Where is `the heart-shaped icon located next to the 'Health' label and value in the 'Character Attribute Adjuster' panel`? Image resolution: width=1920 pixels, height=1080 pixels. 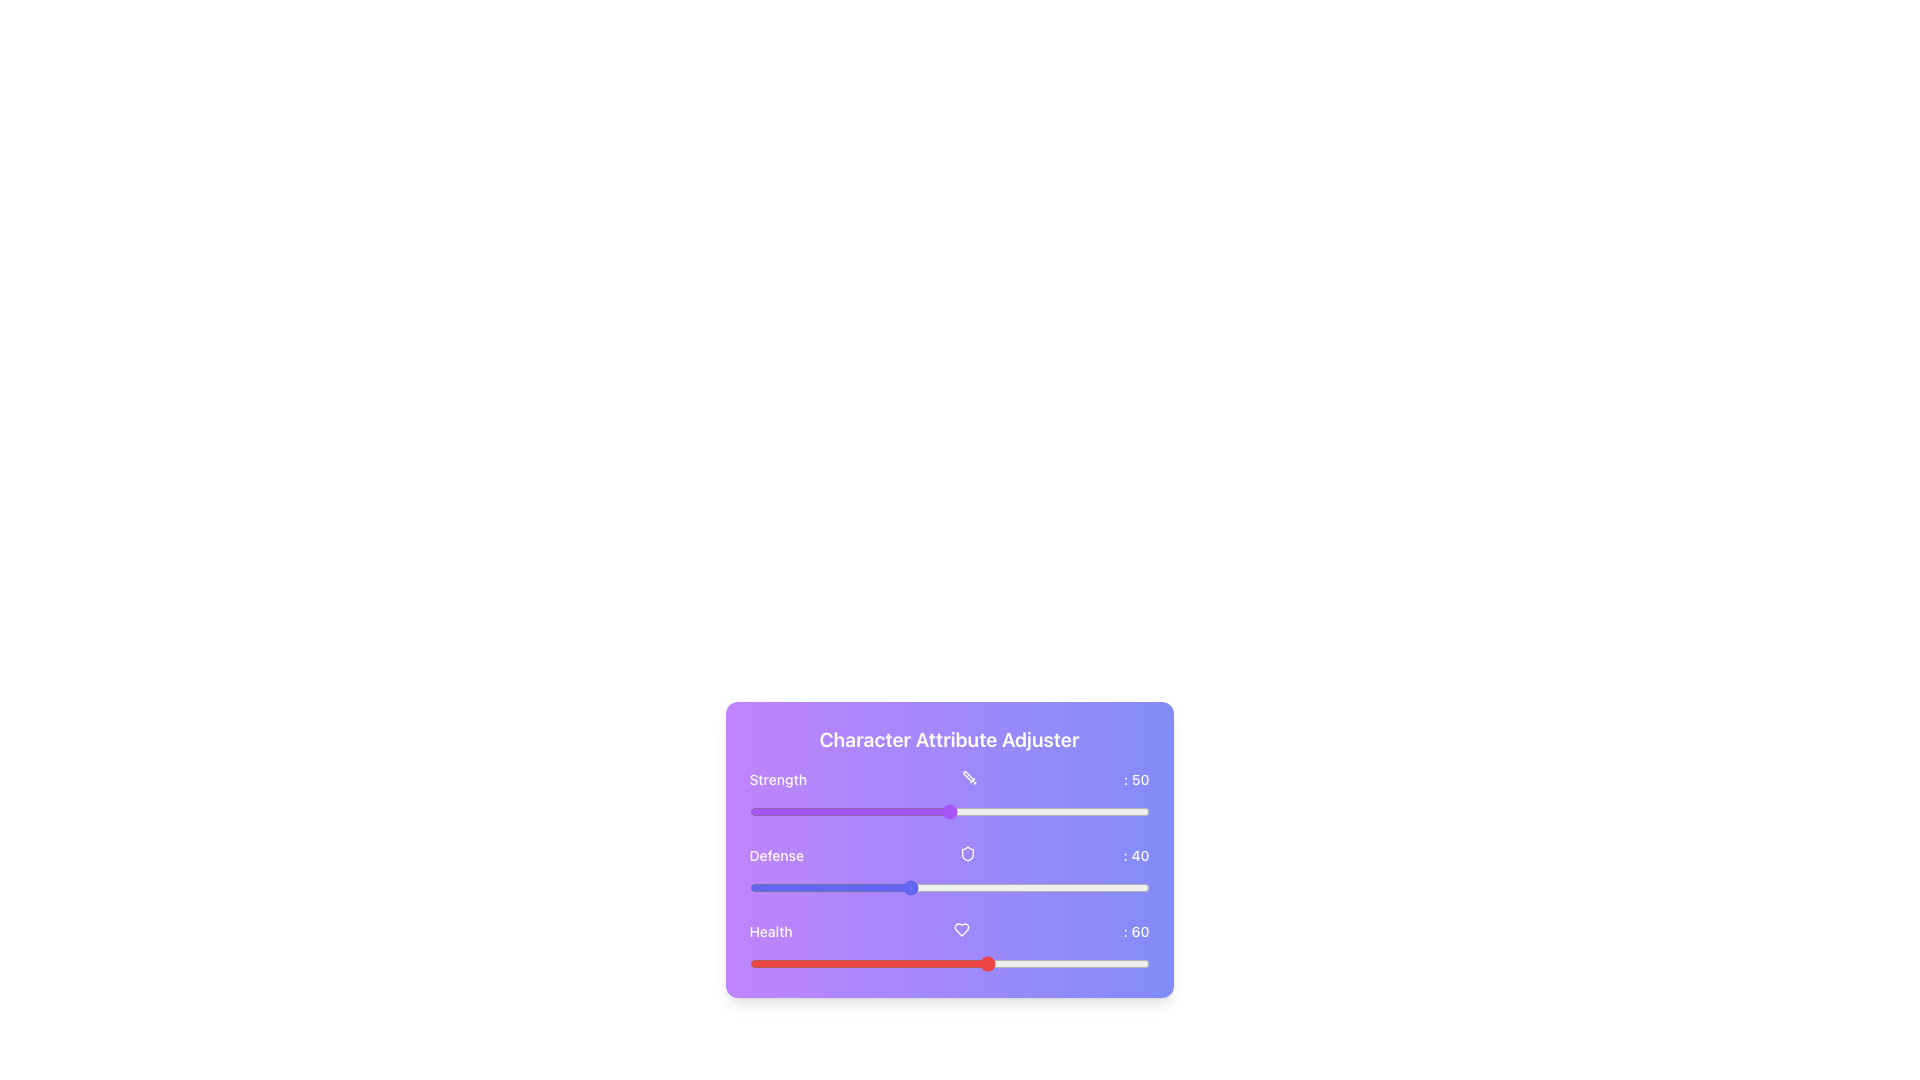
the heart-shaped icon located next to the 'Health' label and value in the 'Character Attribute Adjuster' panel is located at coordinates (962, 929).